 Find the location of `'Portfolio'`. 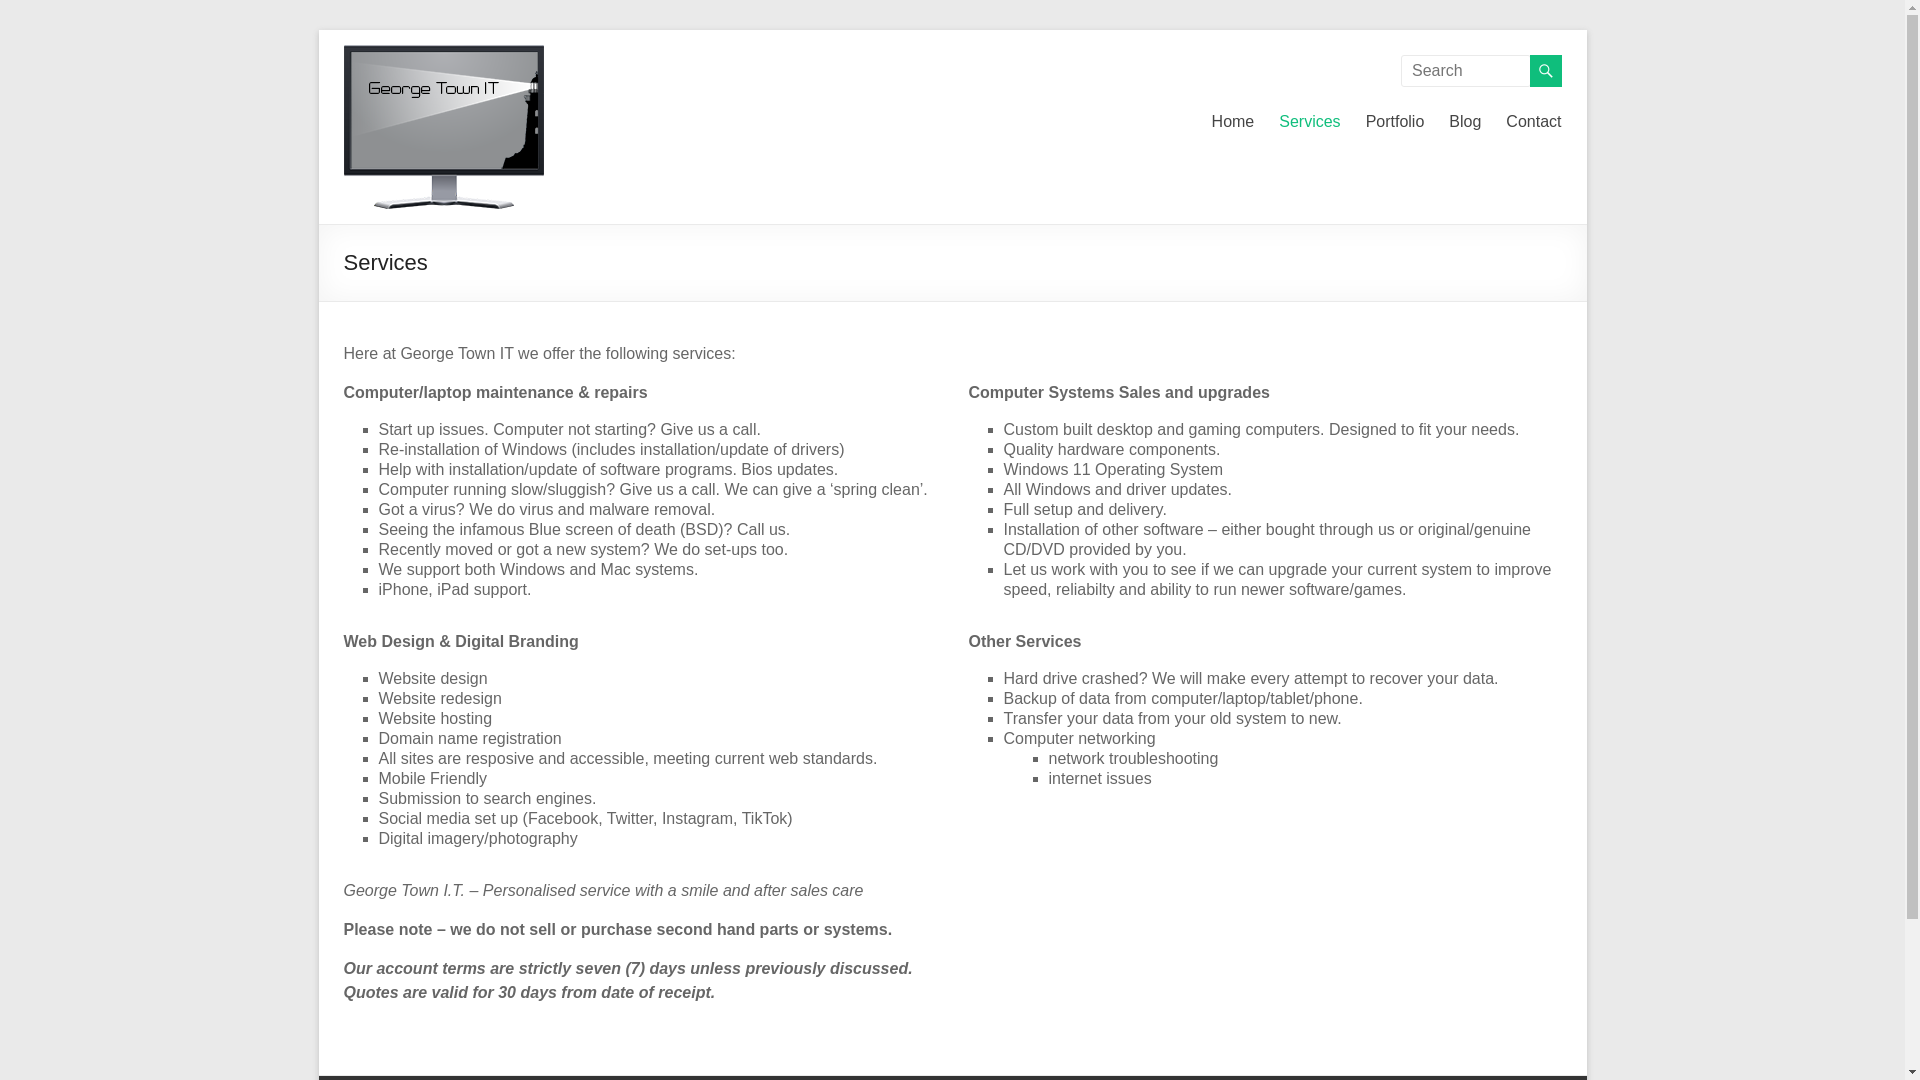

'Portfolio' is located at coordinates (1394, 122).